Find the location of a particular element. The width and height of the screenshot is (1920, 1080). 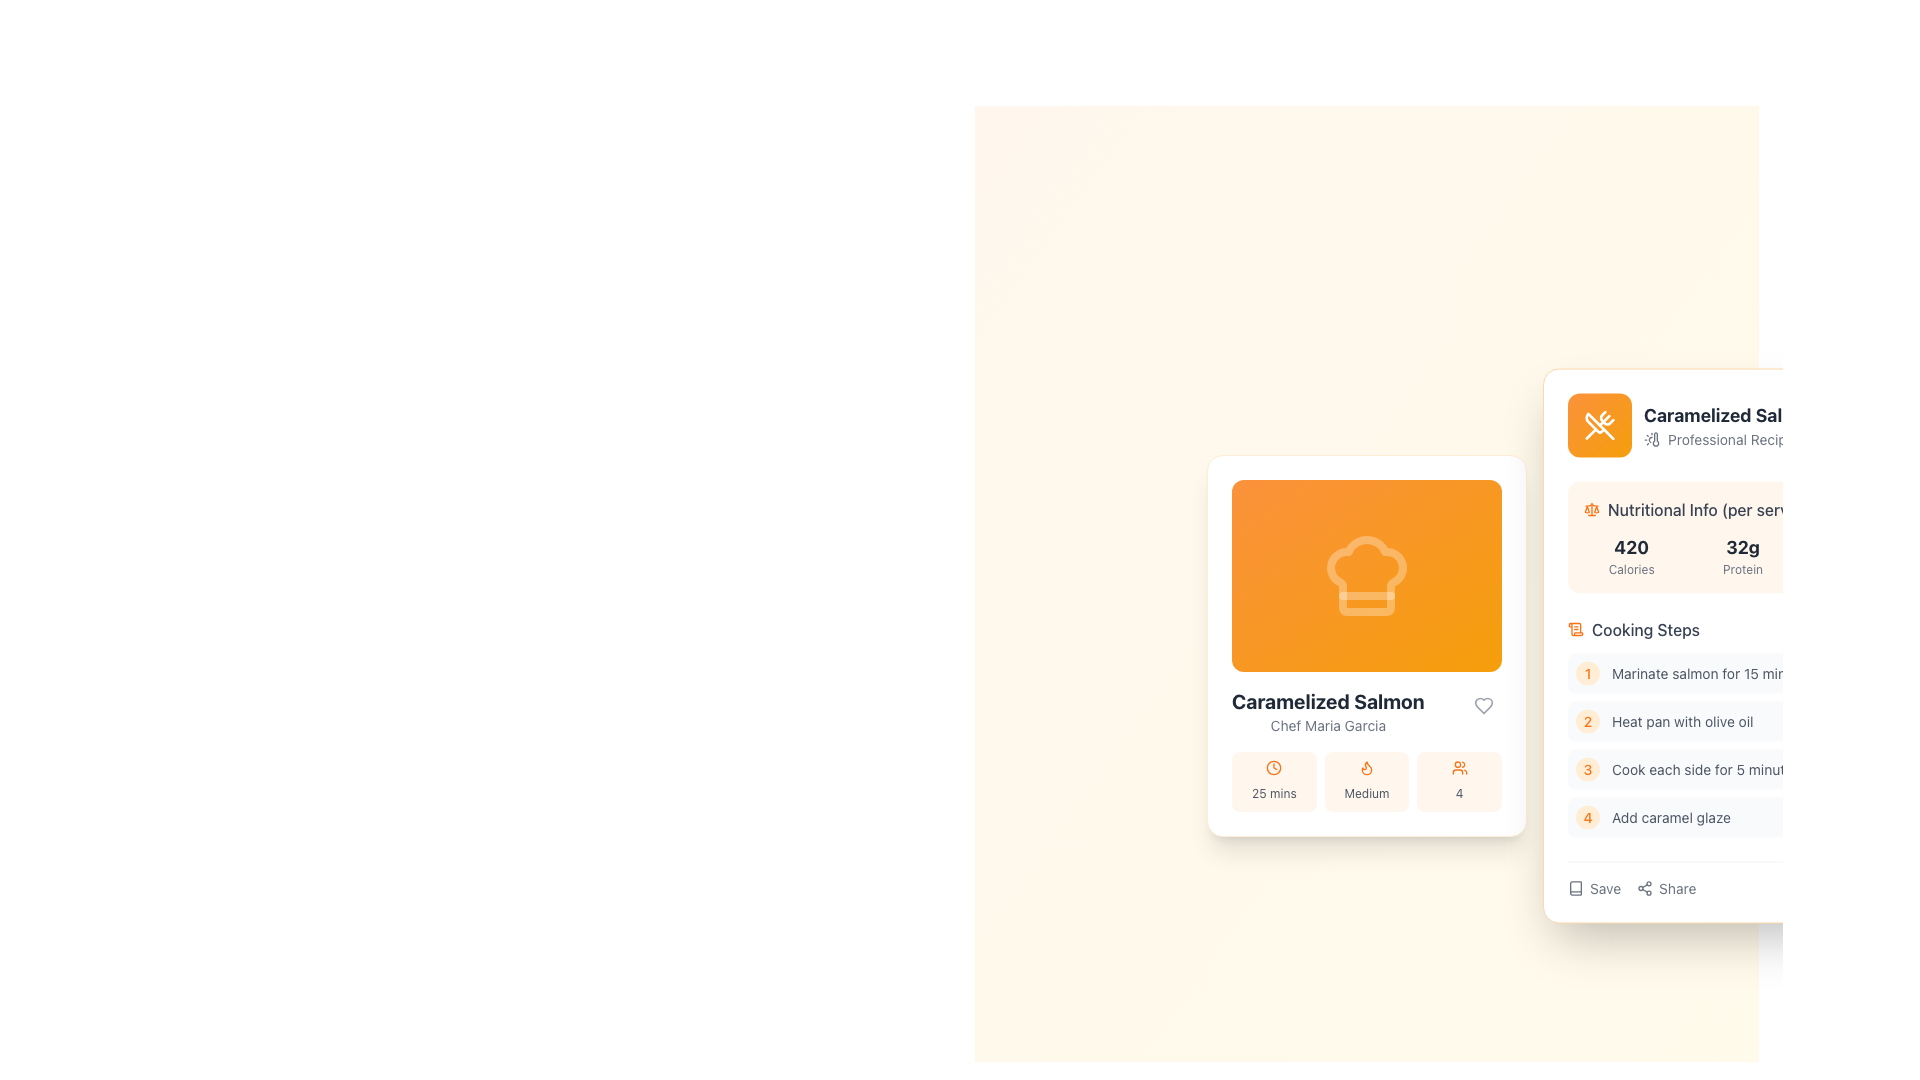

the decorative icon located in the header section next to the title 'Caramelized Salmon' on the rightmost card of the interface is located at coordinates (1598, 423).